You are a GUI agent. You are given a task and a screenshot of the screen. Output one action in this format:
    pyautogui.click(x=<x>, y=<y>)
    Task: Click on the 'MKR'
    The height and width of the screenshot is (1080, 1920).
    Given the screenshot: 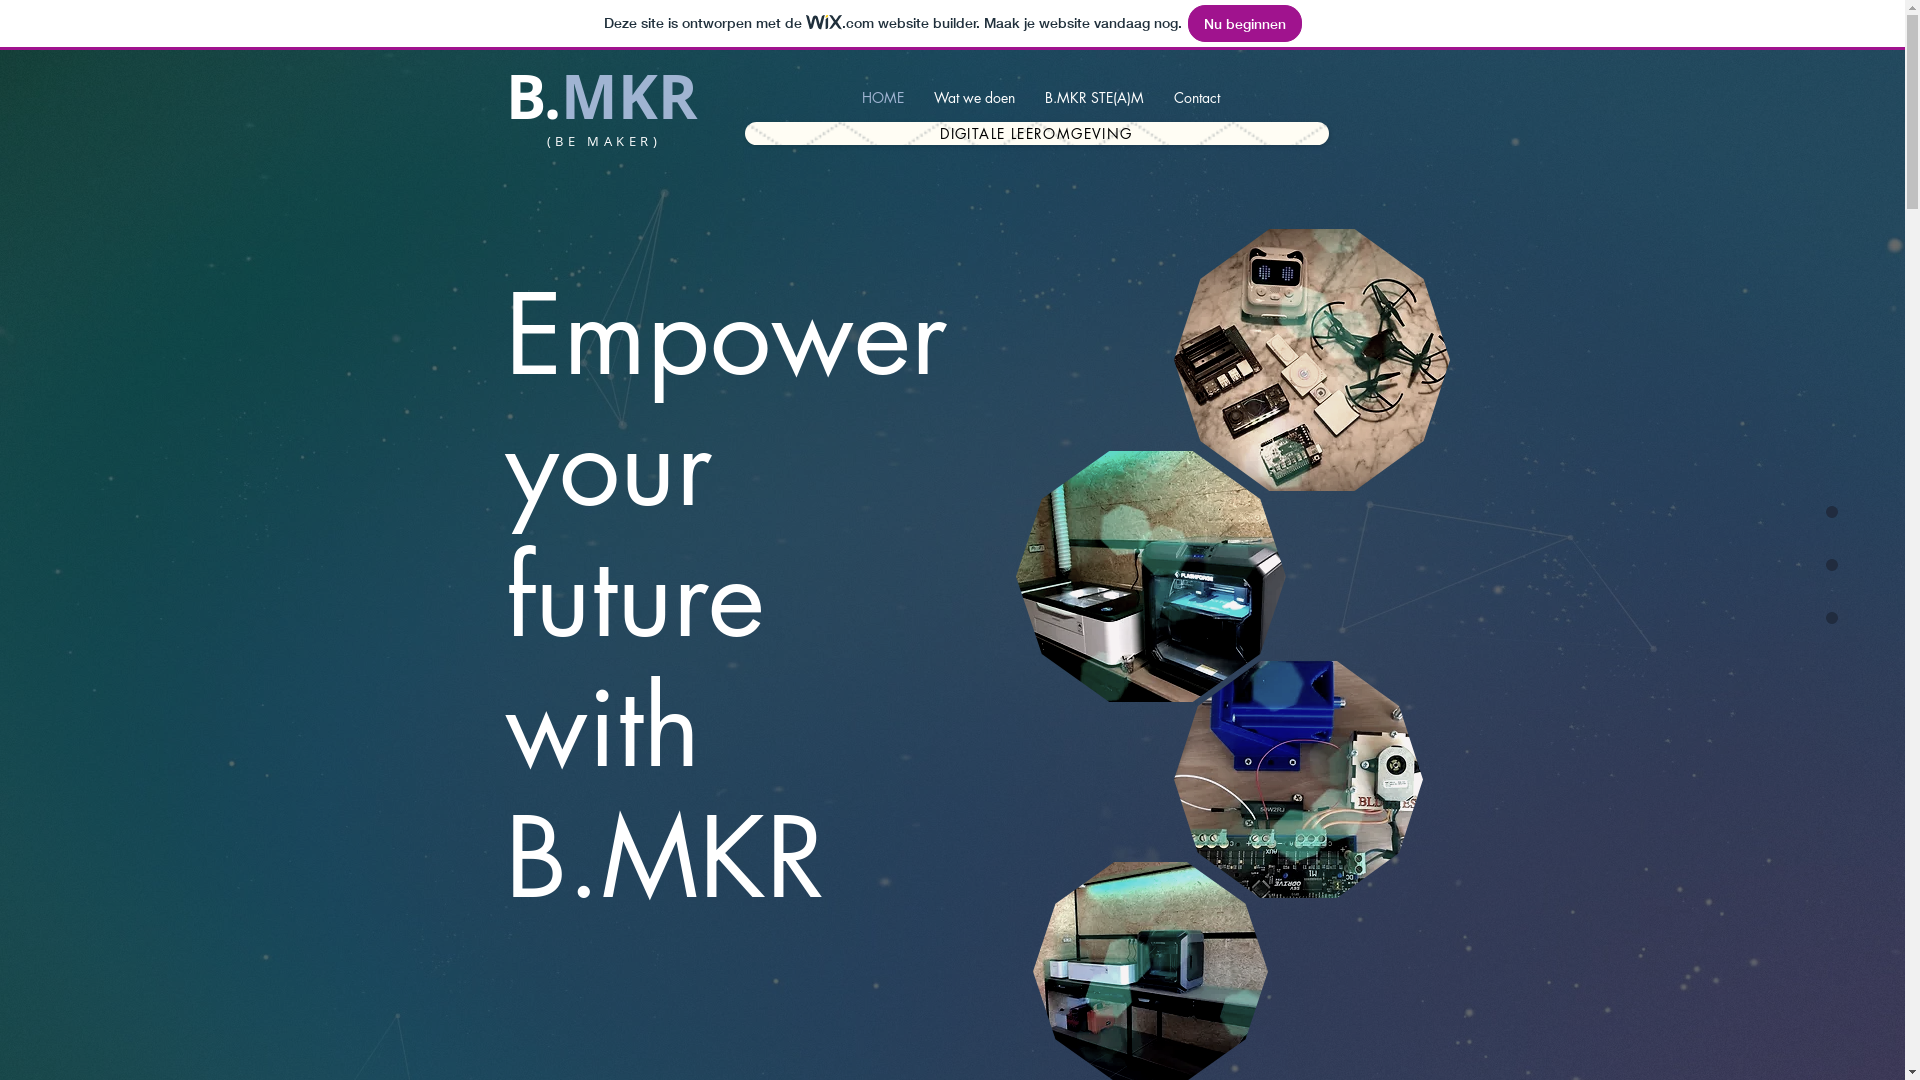 What is the action you would take?
    pyautogui.click(x=627, y=96)
    